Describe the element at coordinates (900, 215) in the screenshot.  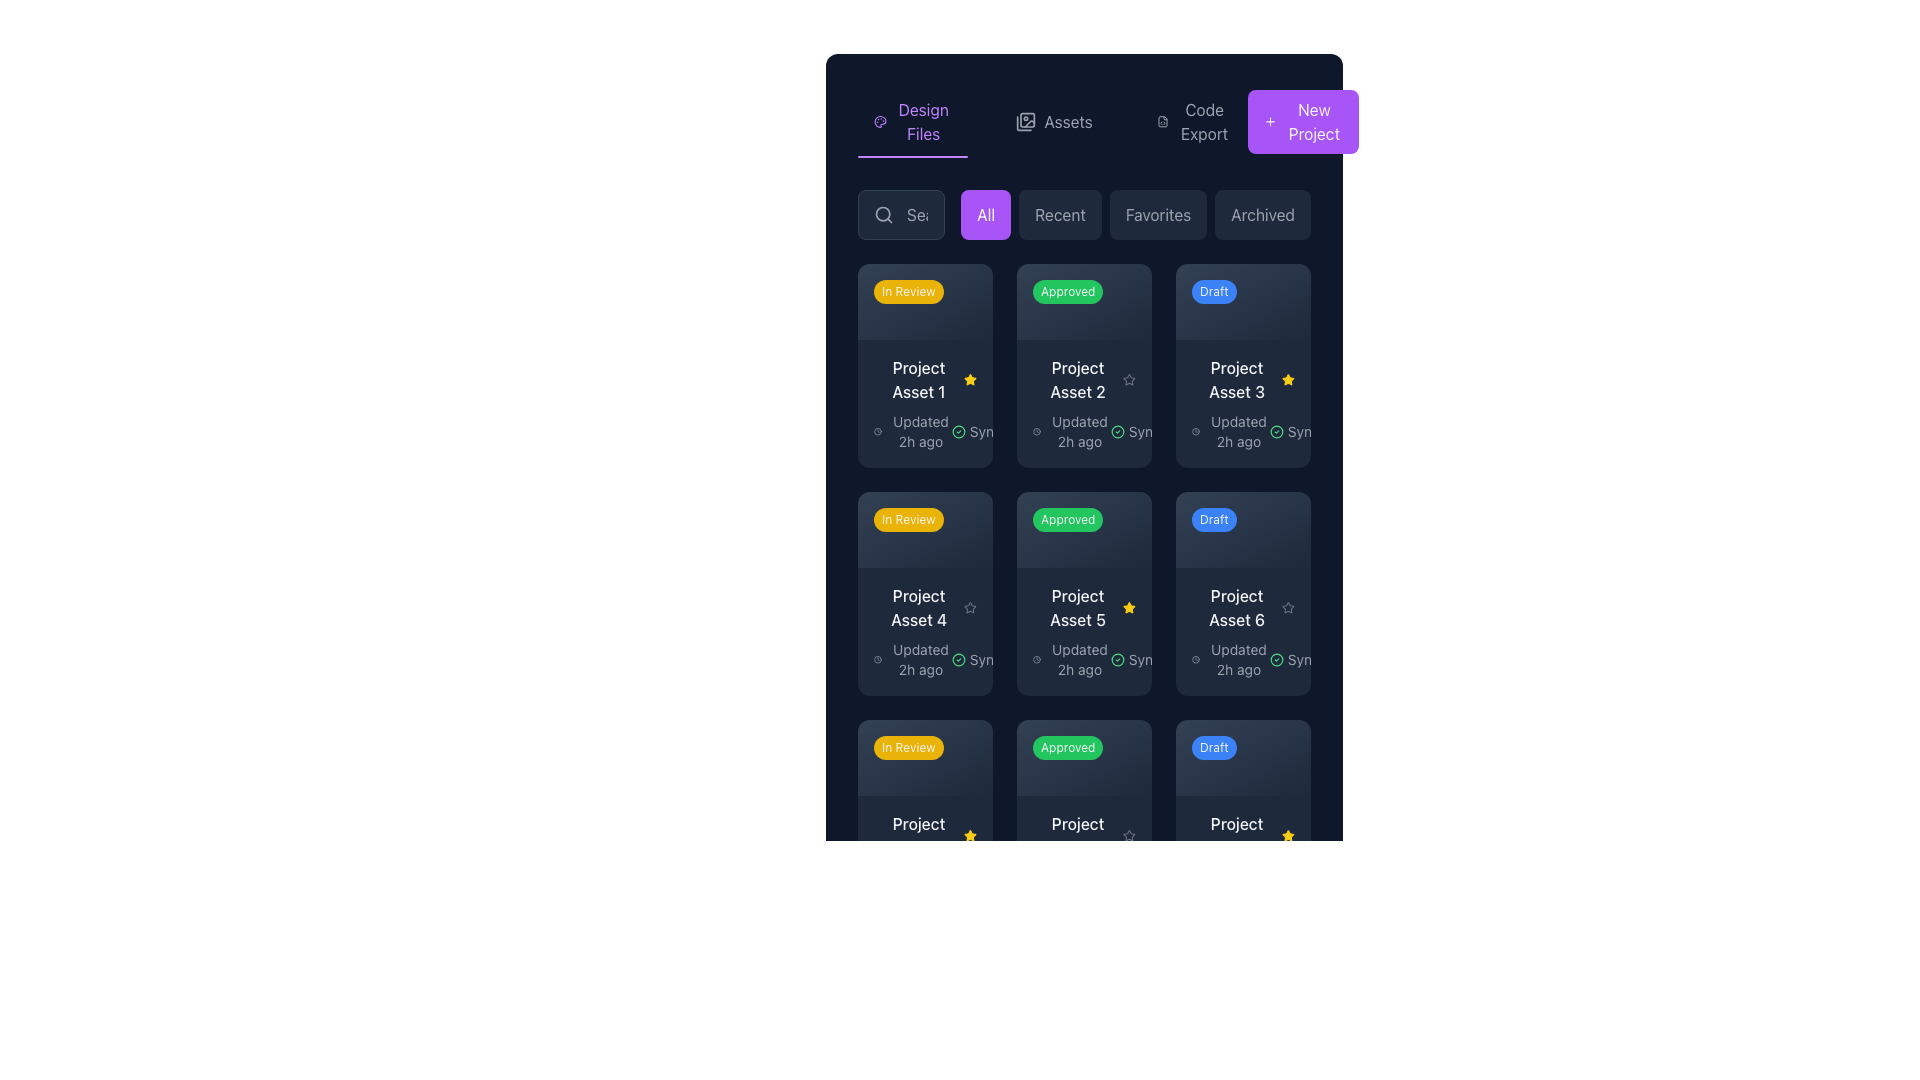
I see `the search input field located at the top left of the interface` at that location.